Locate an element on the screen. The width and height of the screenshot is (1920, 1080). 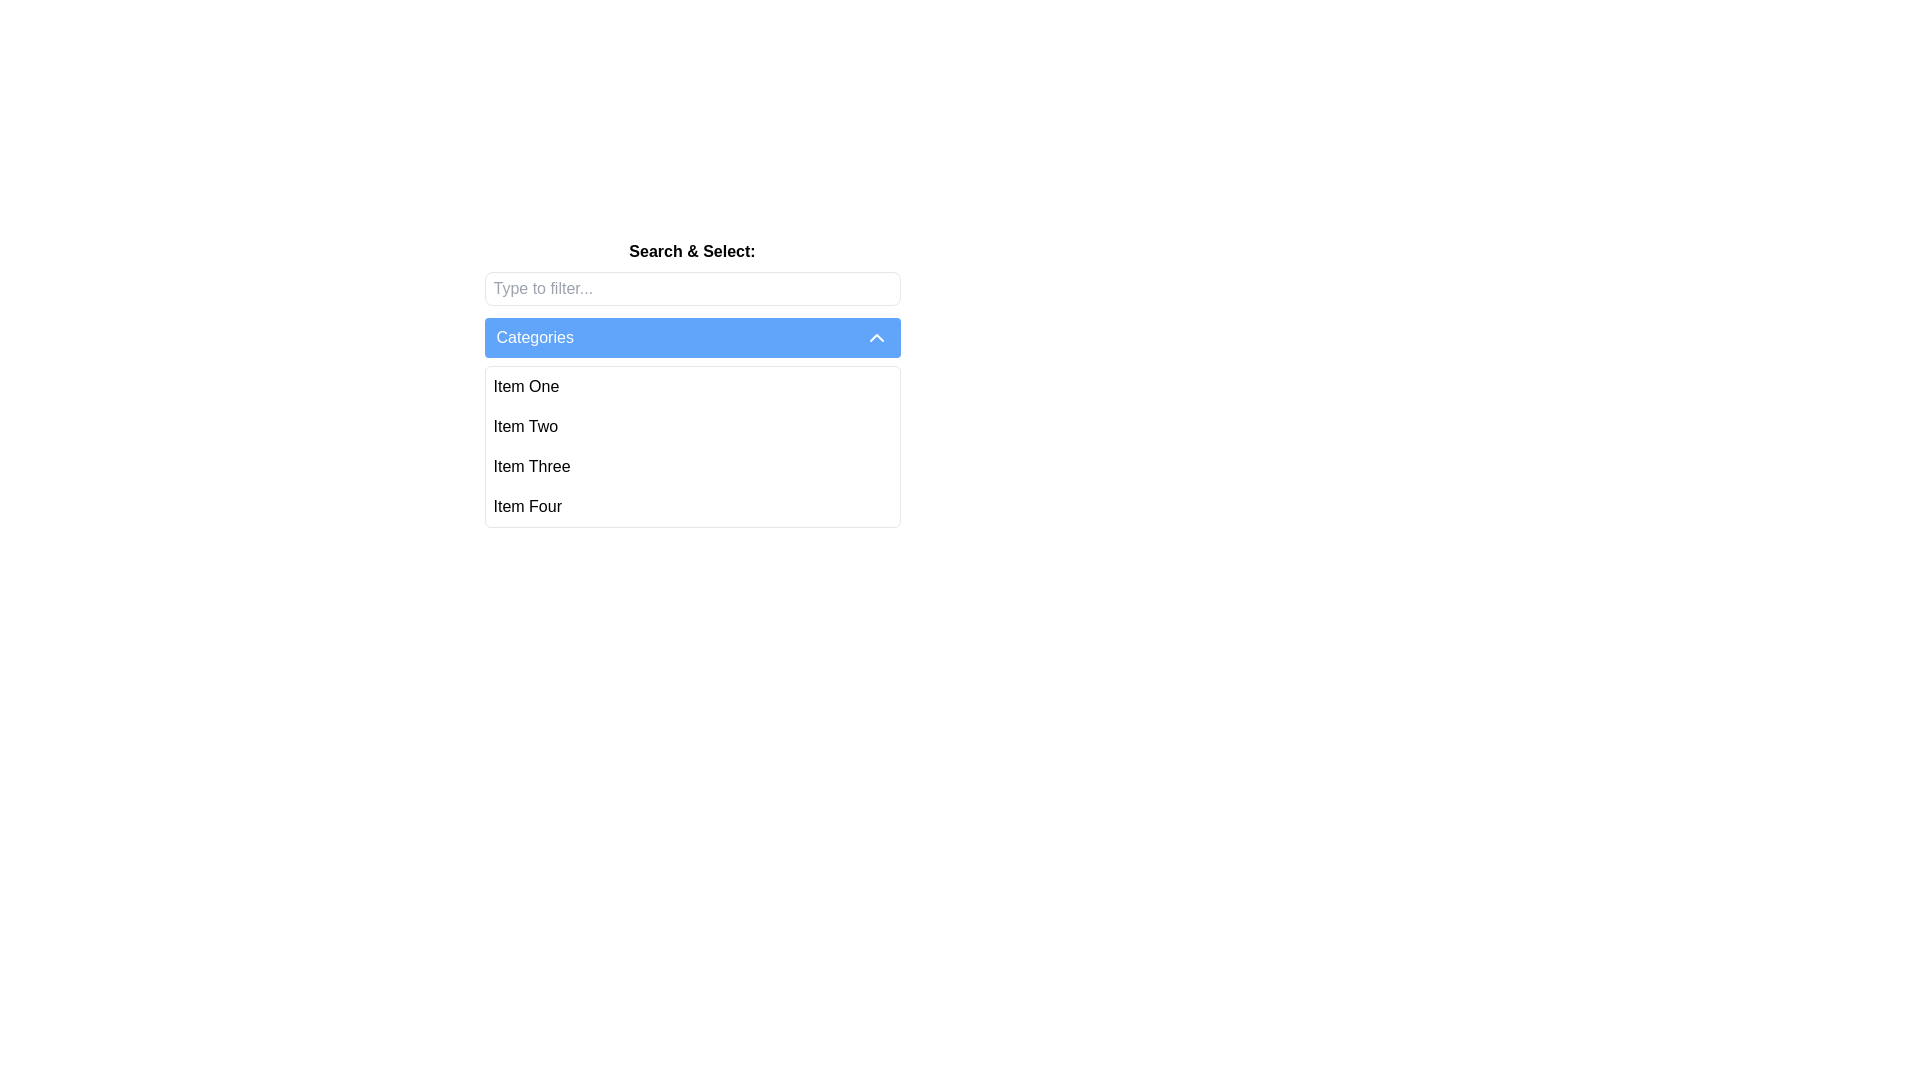
the text label displaying 'Item One' in the dropdown list is located at coordinates (526, 386).